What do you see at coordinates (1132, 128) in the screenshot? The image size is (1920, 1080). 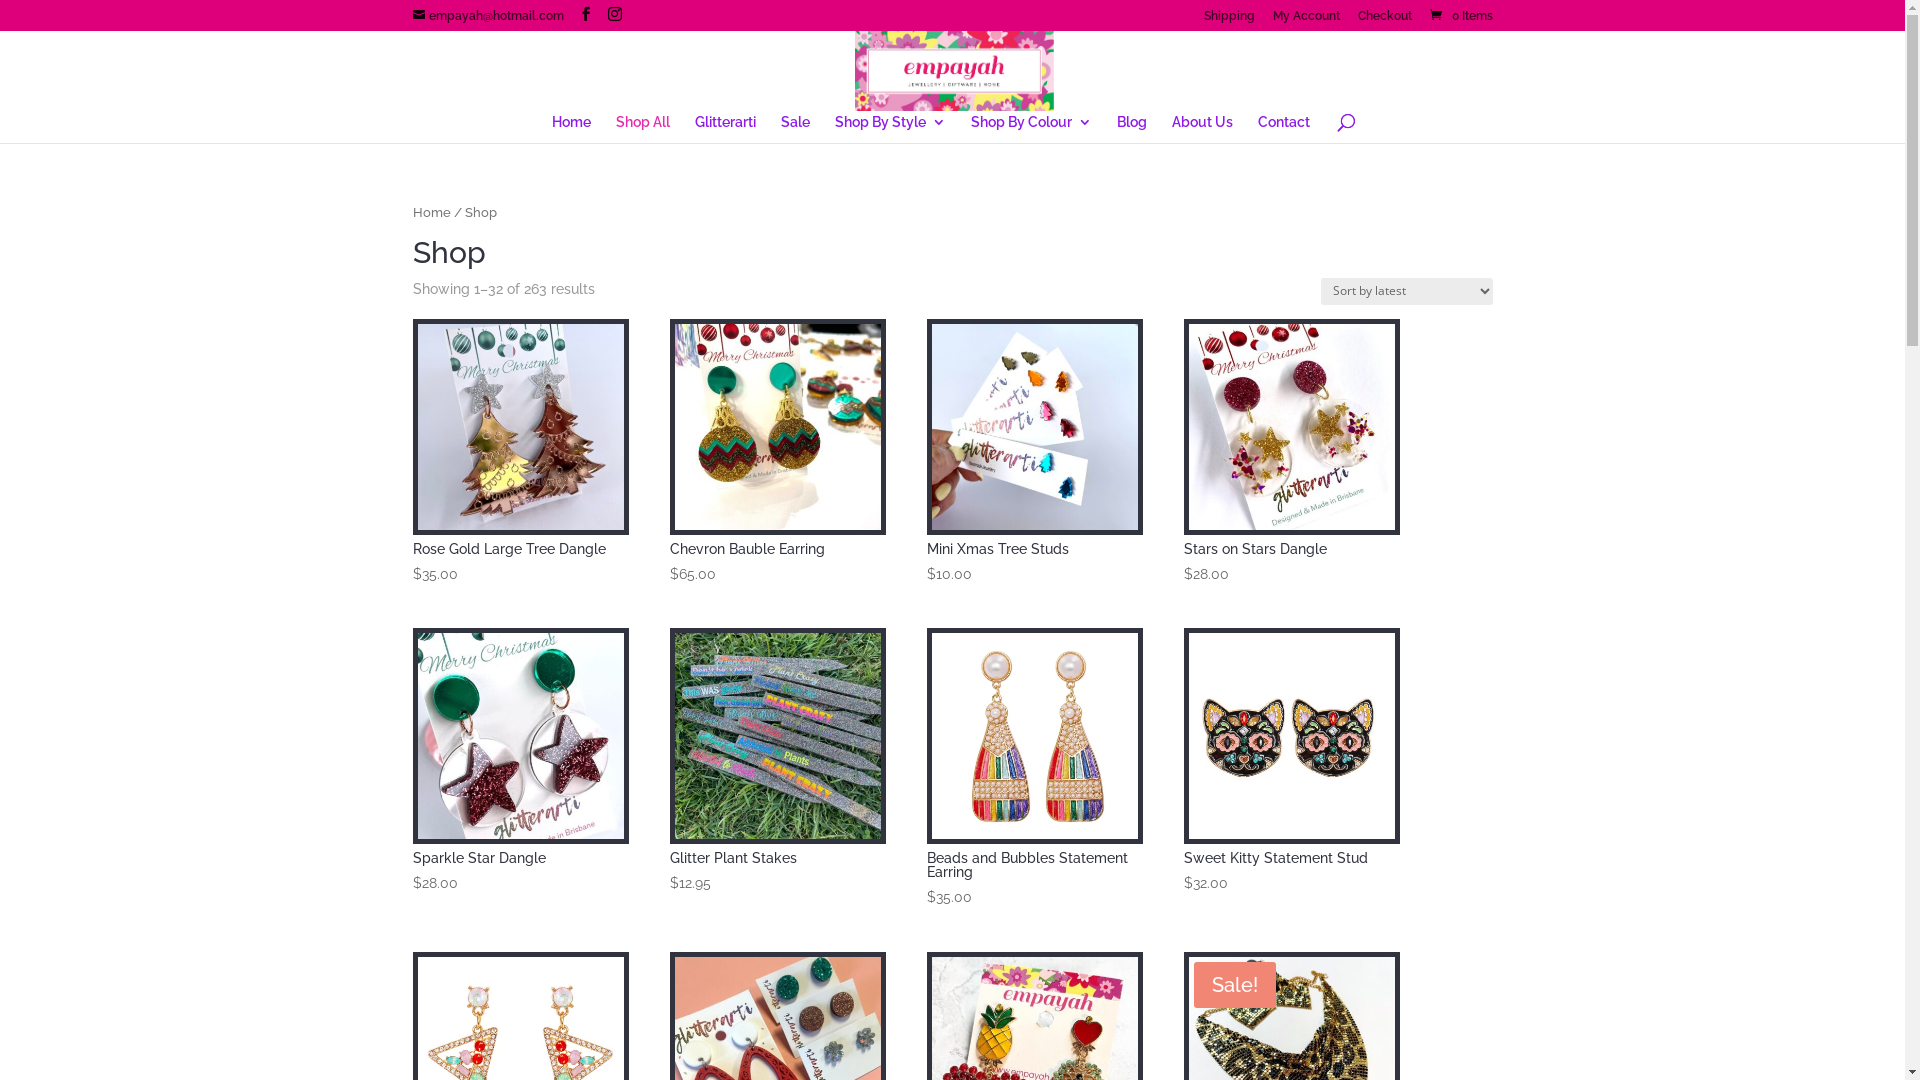 I see `'Blog'` at bounding box center [1132, 128].